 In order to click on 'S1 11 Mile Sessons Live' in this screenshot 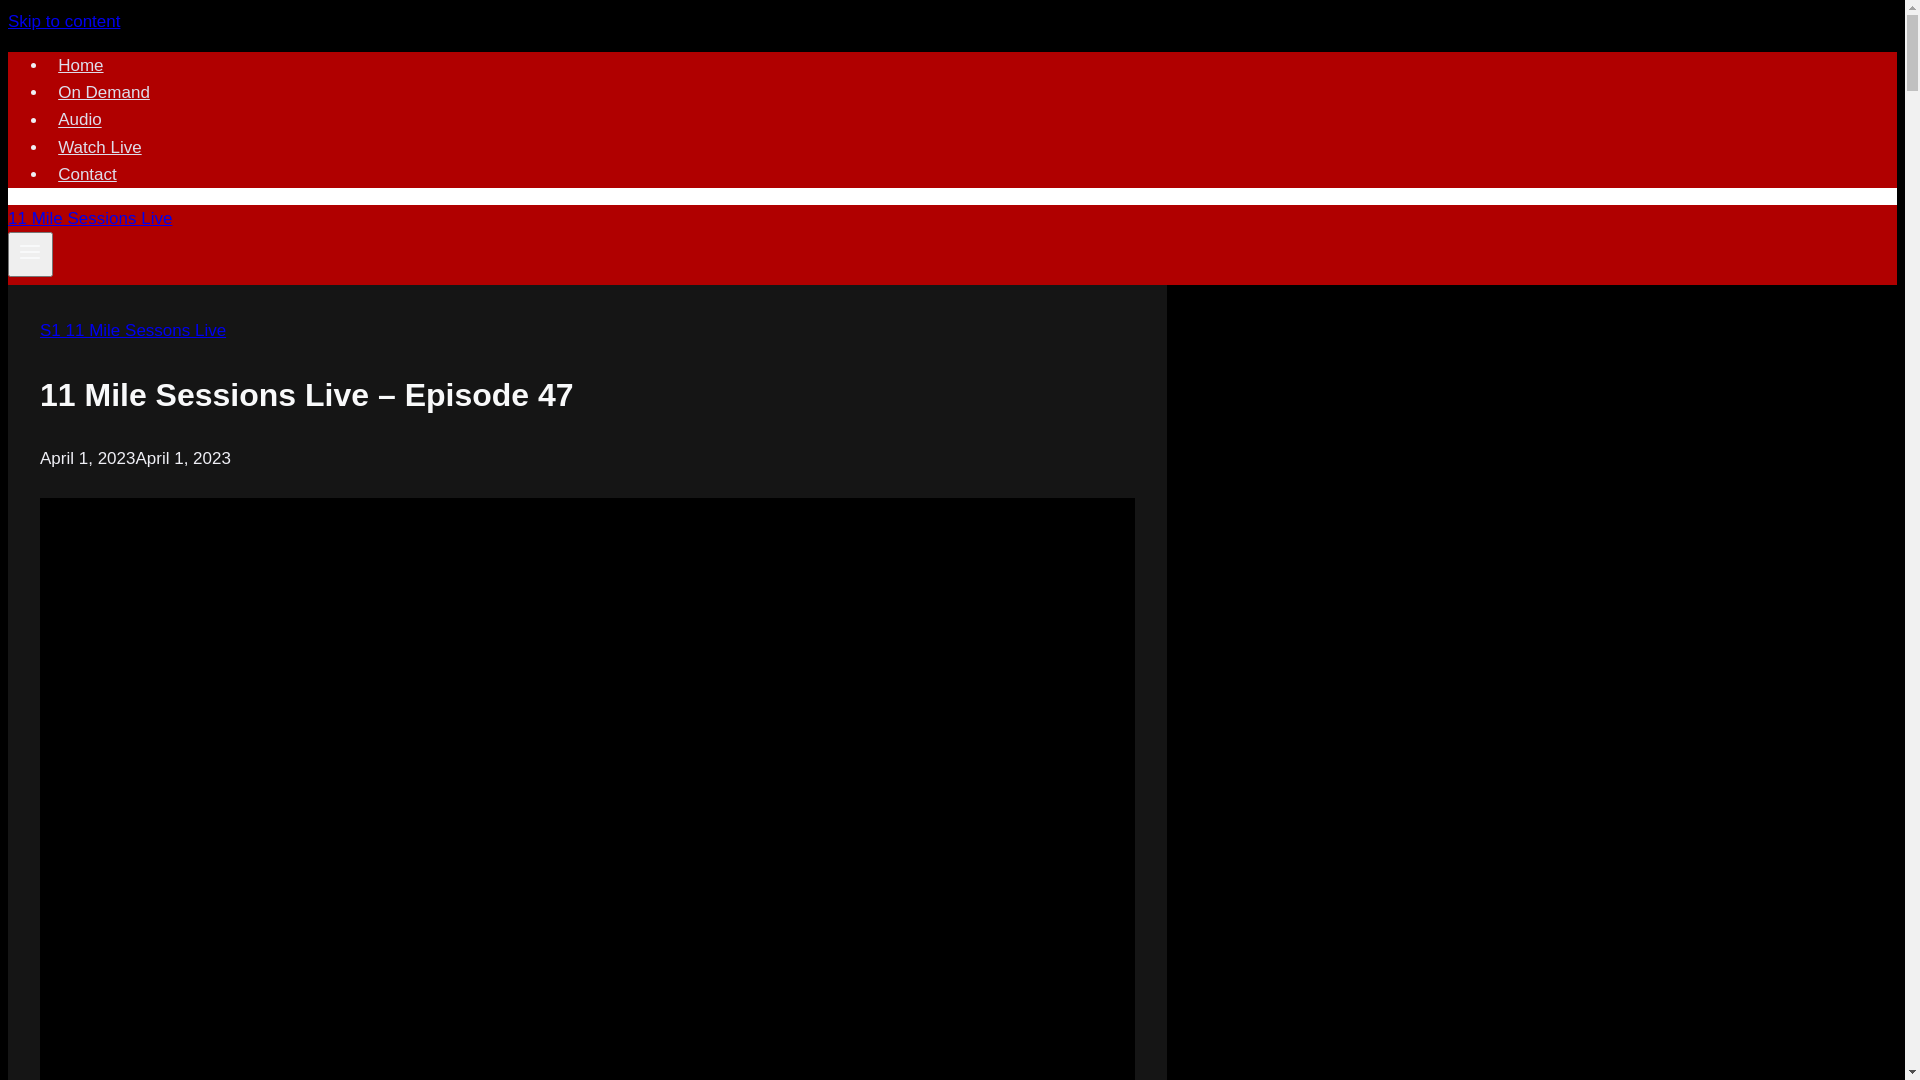, I will do `click(132, 329)`.